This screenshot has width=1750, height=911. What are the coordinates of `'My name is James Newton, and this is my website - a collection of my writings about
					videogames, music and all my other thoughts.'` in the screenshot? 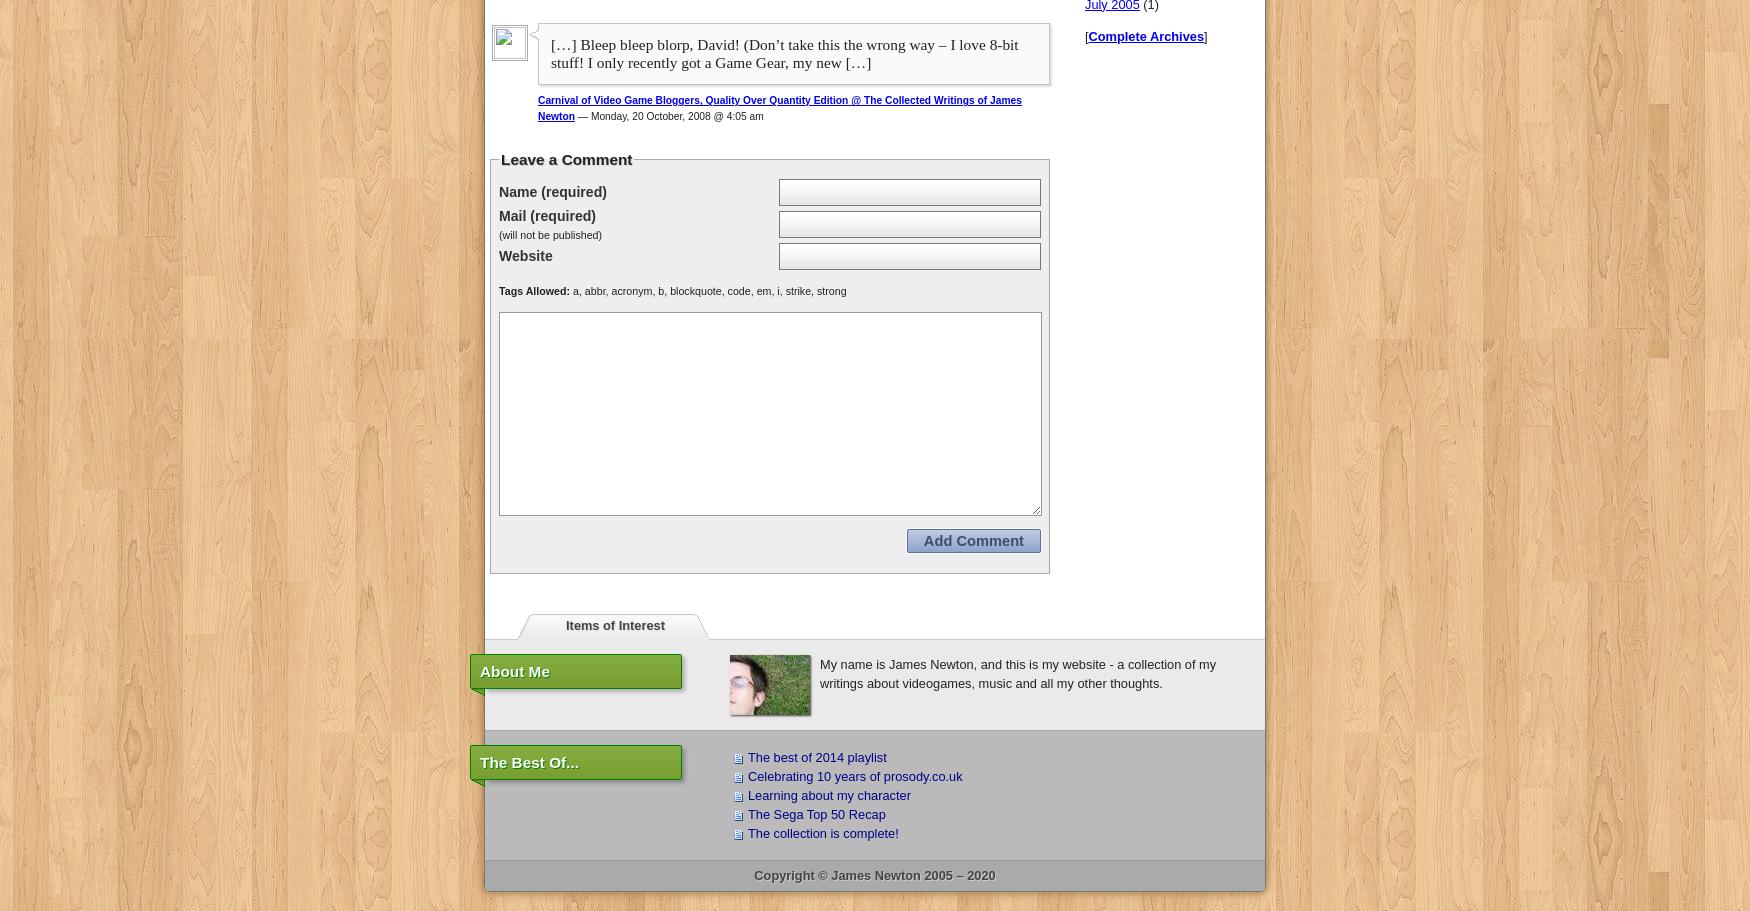 It's located at (1016, 671).